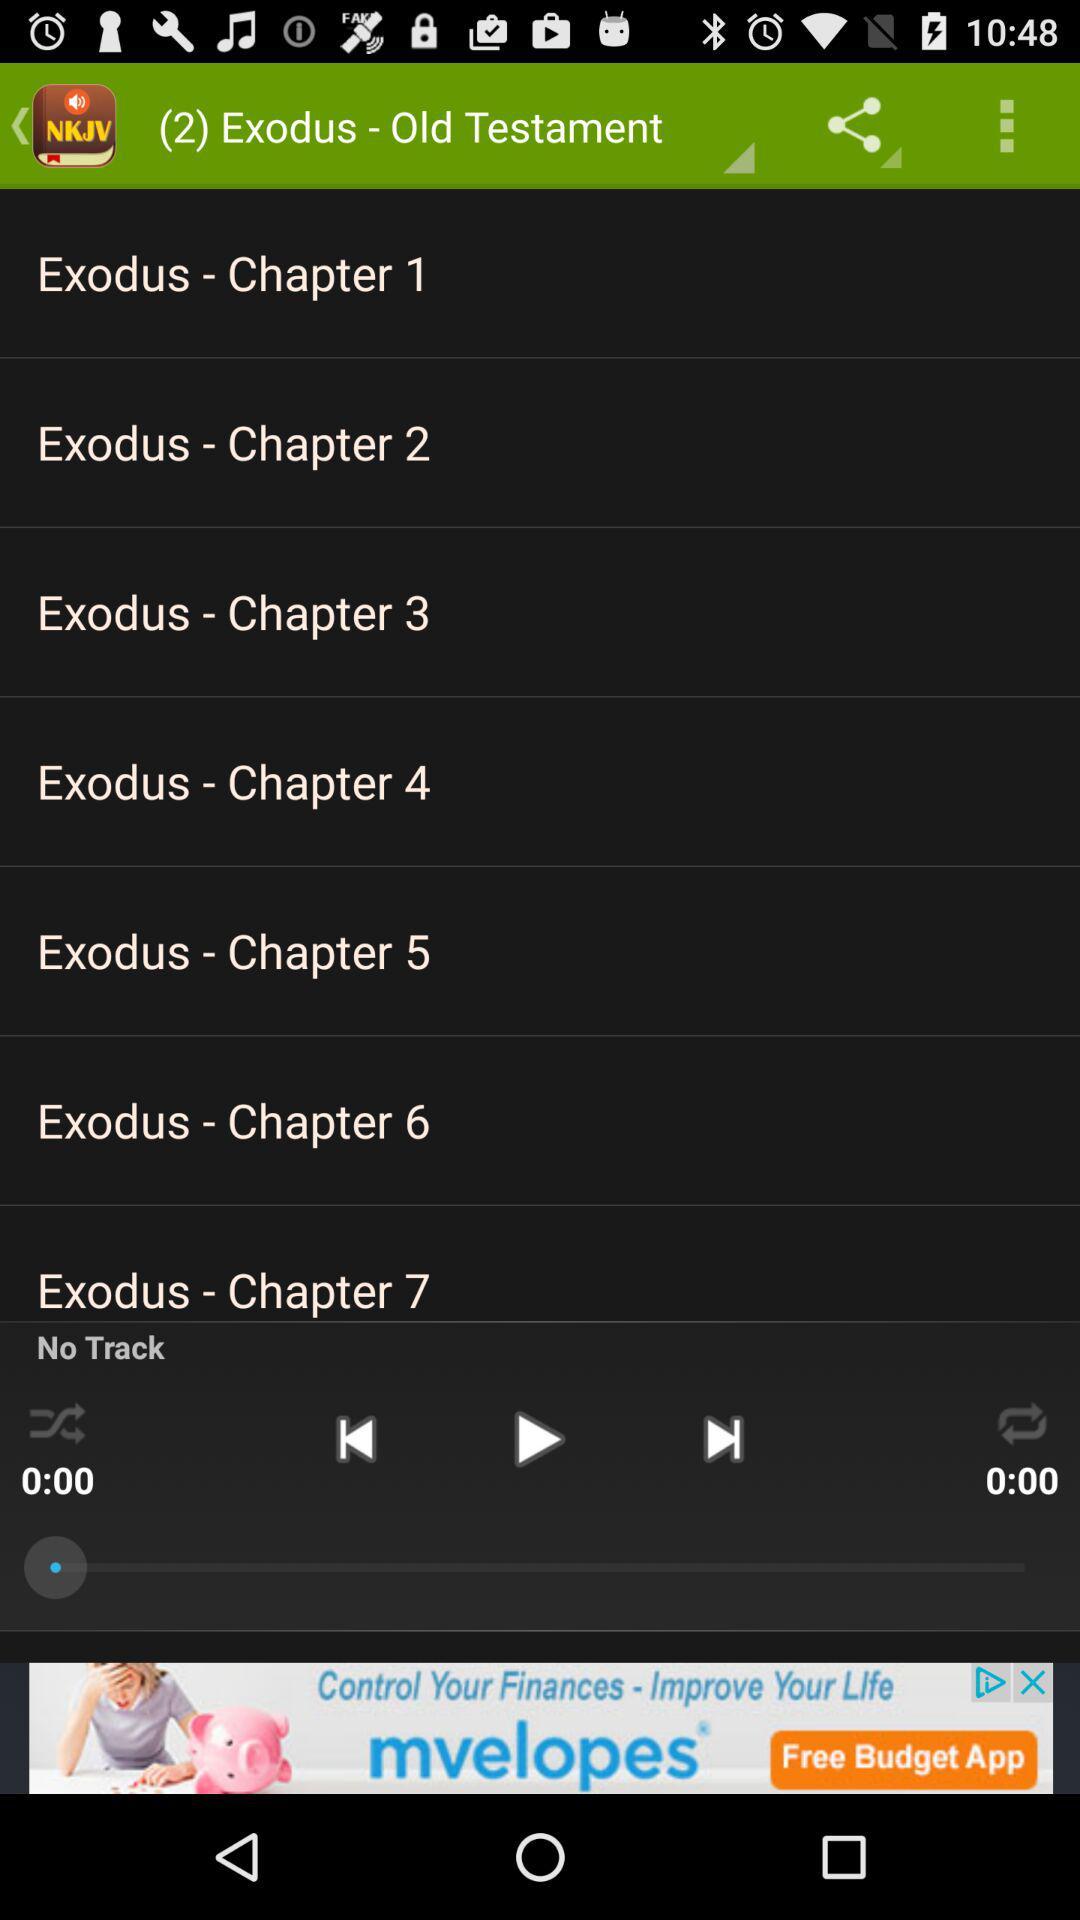 The height and width of the screenshot is (1920, 1080). What do you see at coordinates (1022, 1419) in the screenshot?
I see `the bottom right button of page` at bounding box center [1022, 1419].